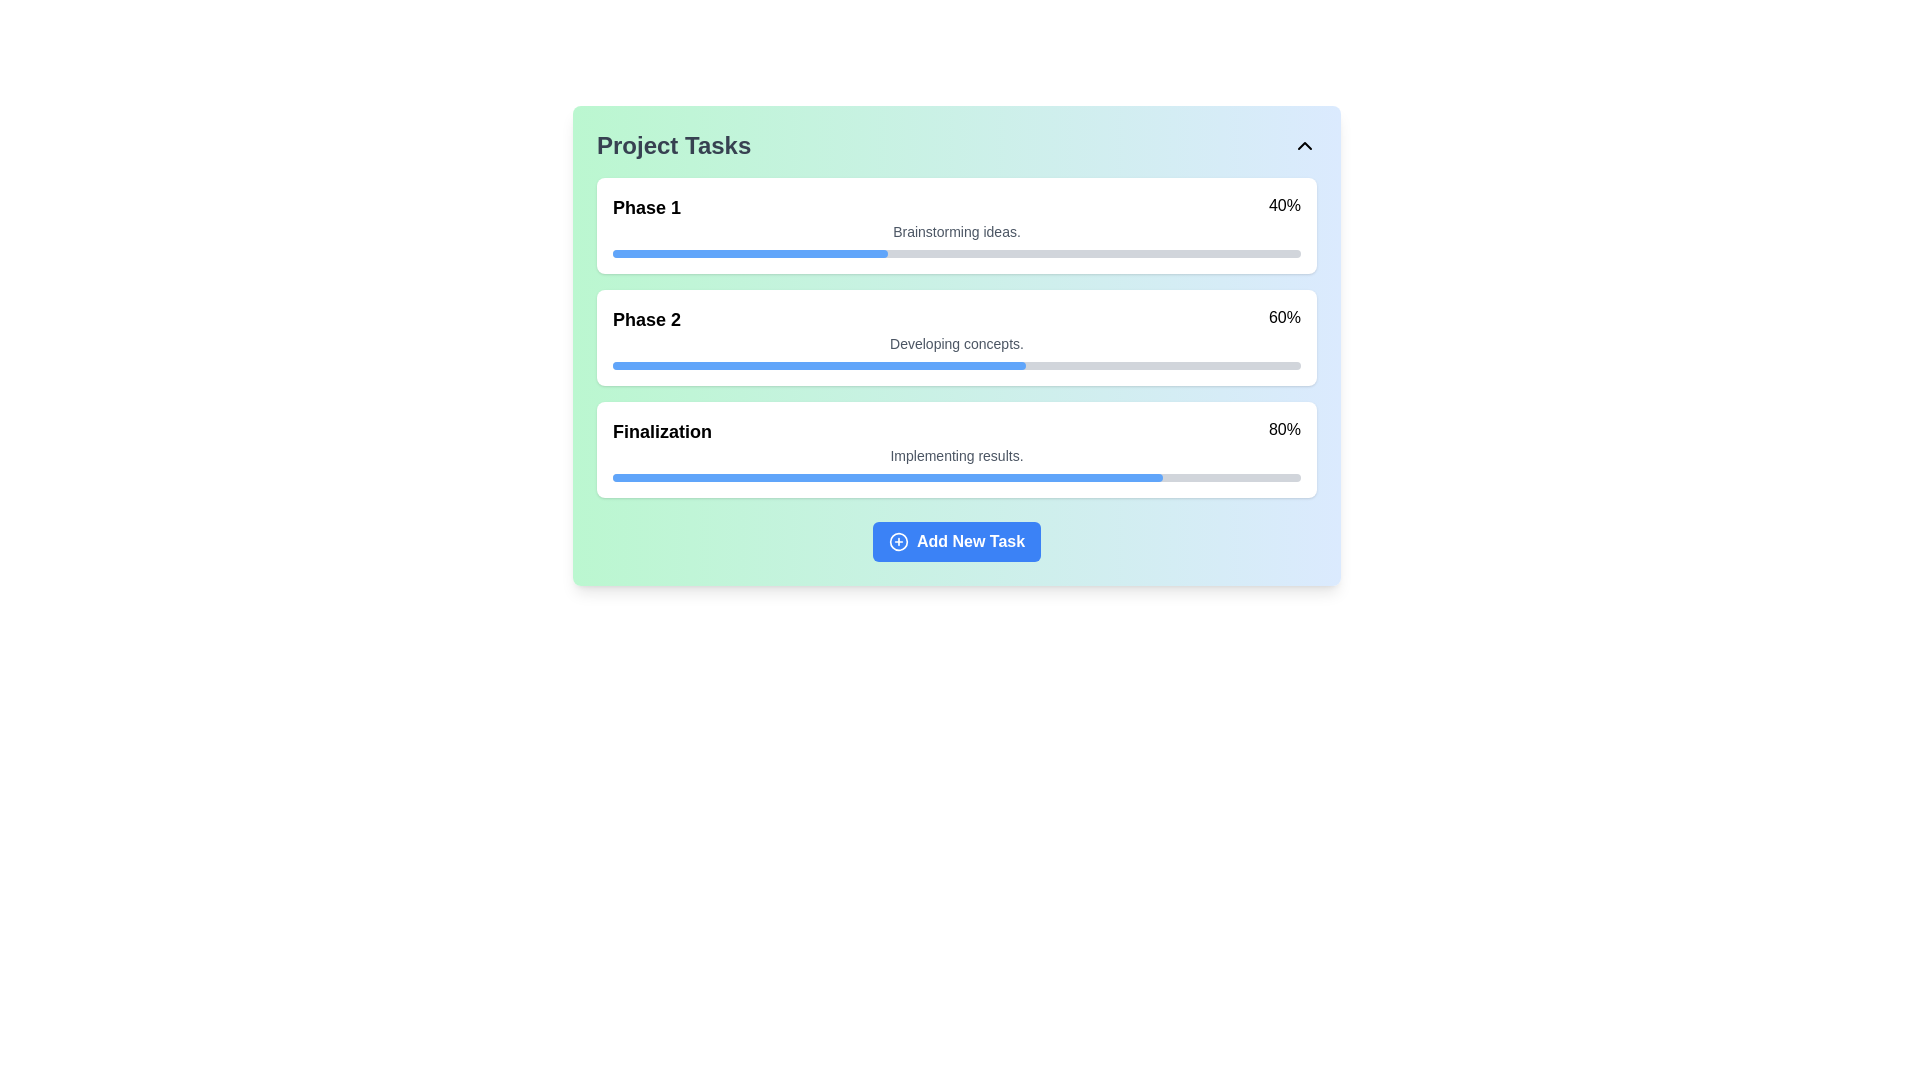  What do you see at coordinates (749, 253) in the screenshot?
I see `the blue progress bar fill section within the 'Phase 1' labeled section of the horizontal progress bar` at bounding box center [749, 253].